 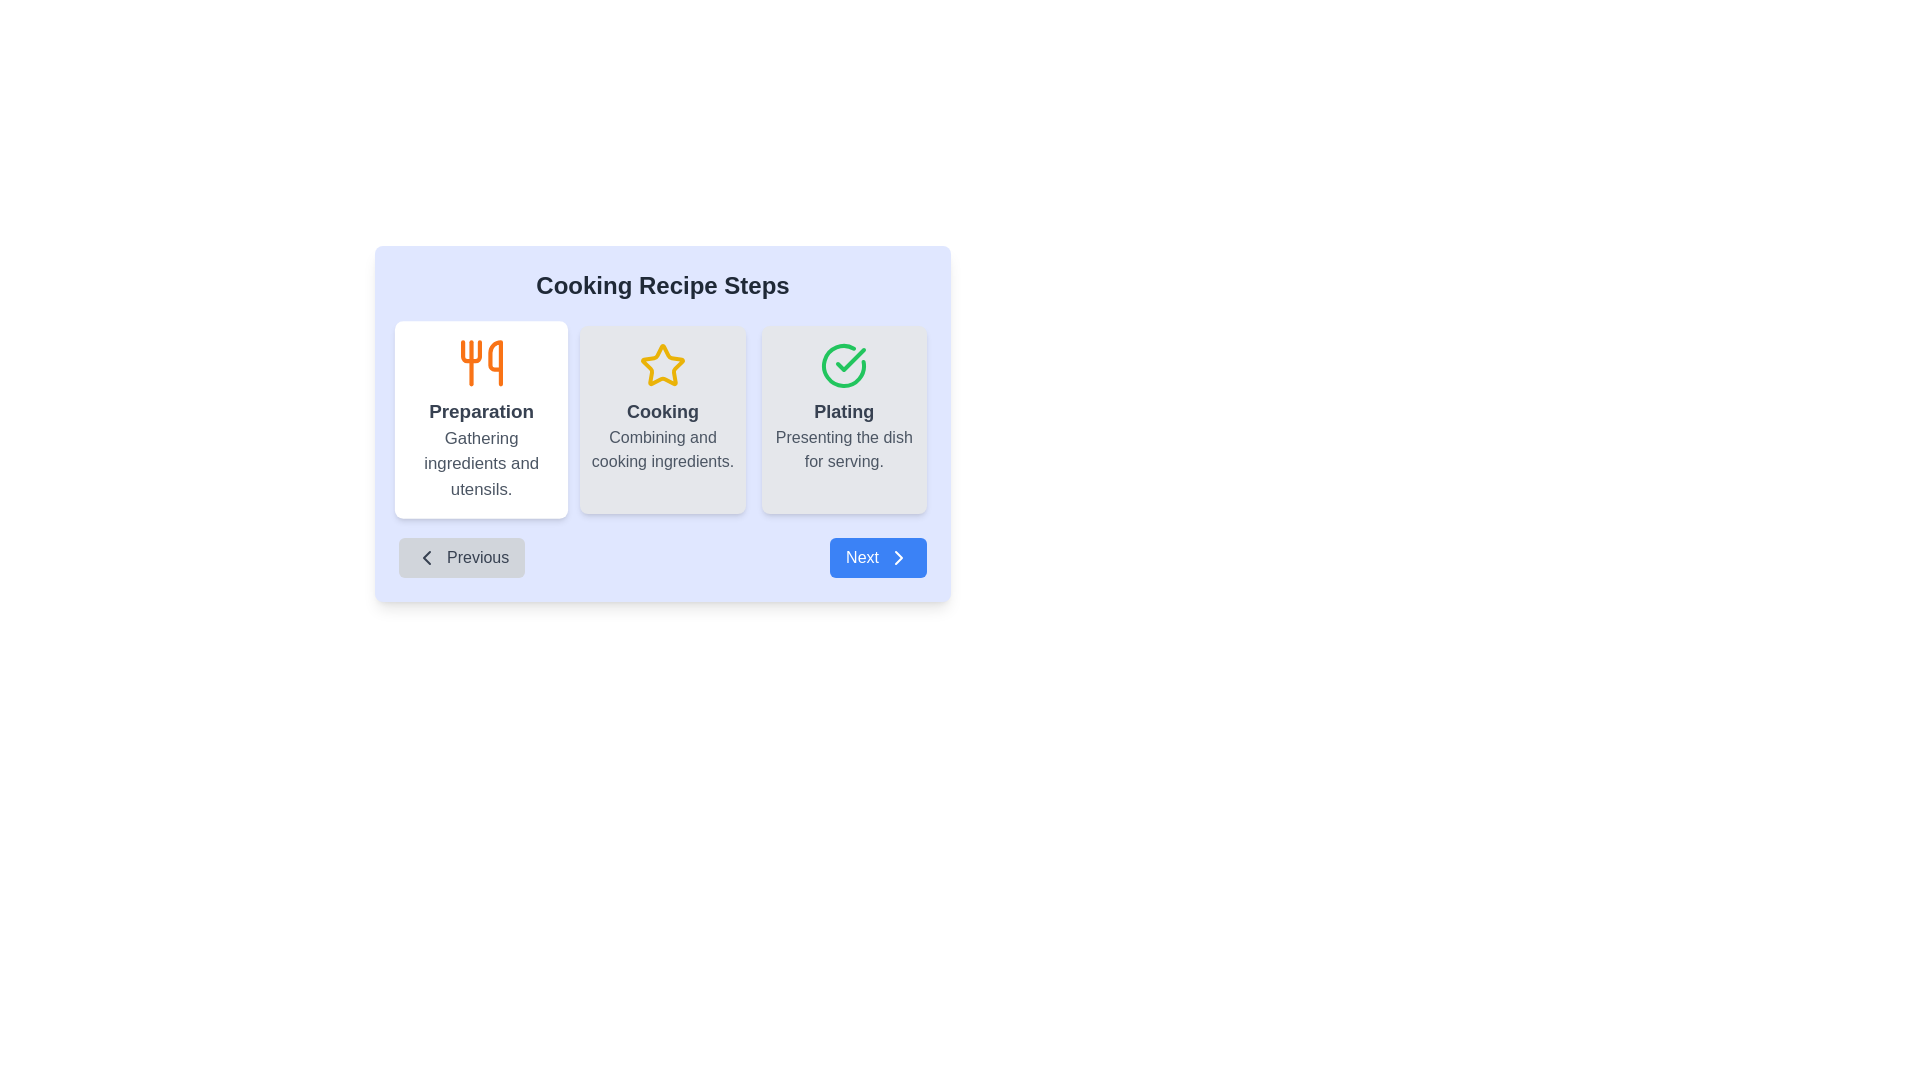 I want to click on the Informational card section that provides details about the 'Cooking' stage in the cooking recipe guide, so click(x=662, y=419).